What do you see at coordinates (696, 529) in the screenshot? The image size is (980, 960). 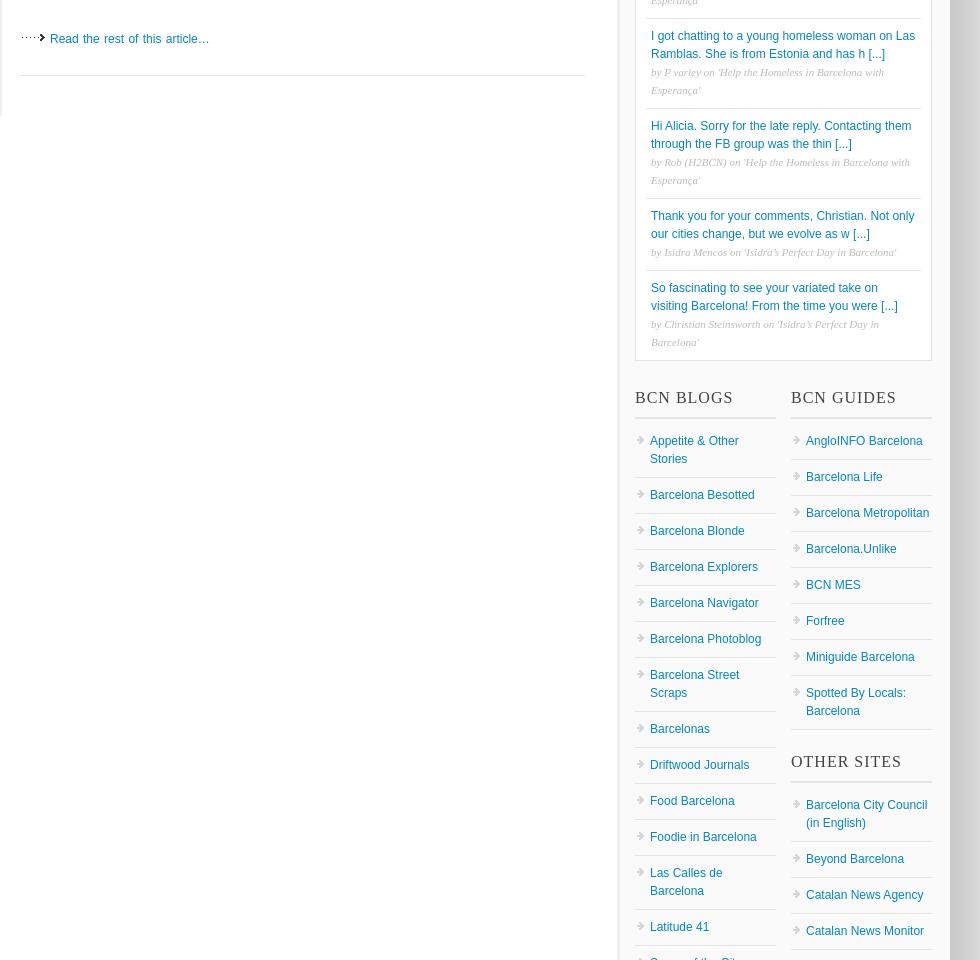 I see `'Barcelona Blonde'` at bounding box center [696, 529].